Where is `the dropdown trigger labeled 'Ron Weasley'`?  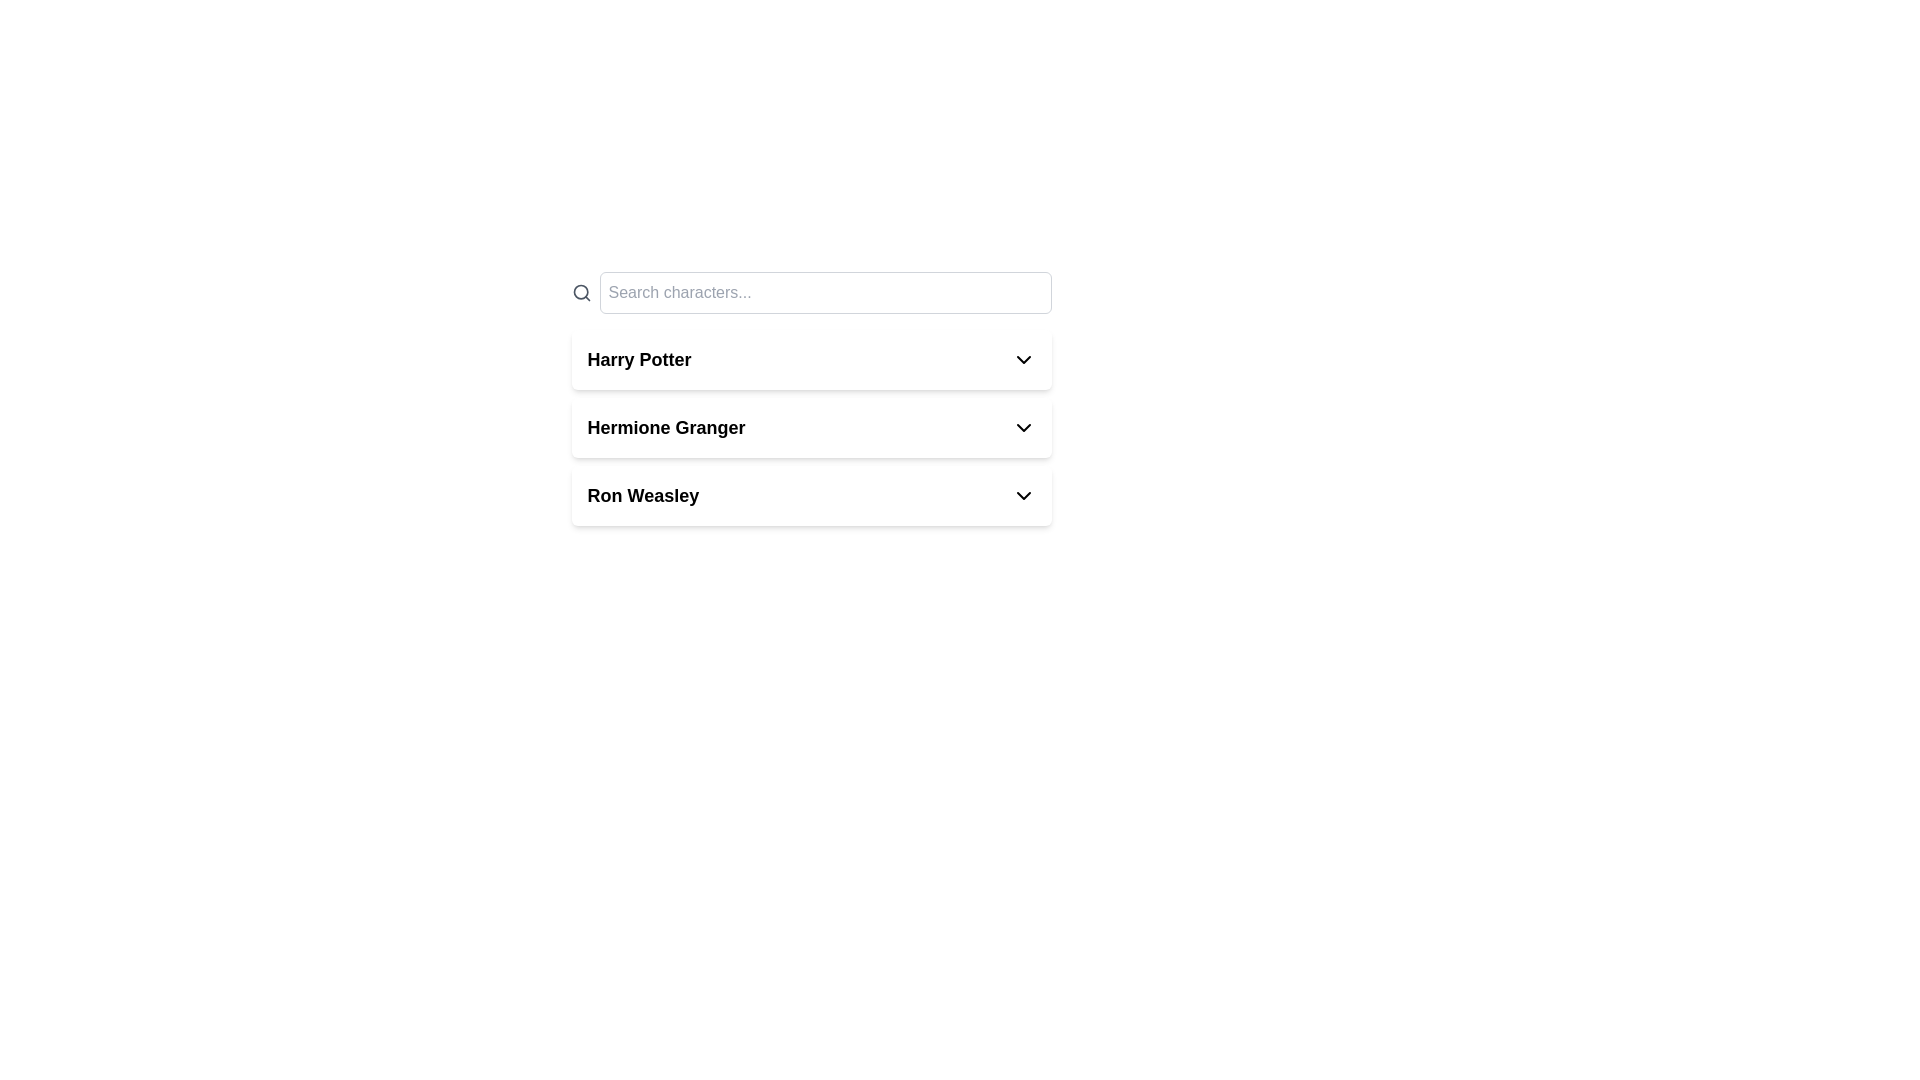 the dropdown trigger labeled 'Ron Weasley' is located at coordinates (811, 495).